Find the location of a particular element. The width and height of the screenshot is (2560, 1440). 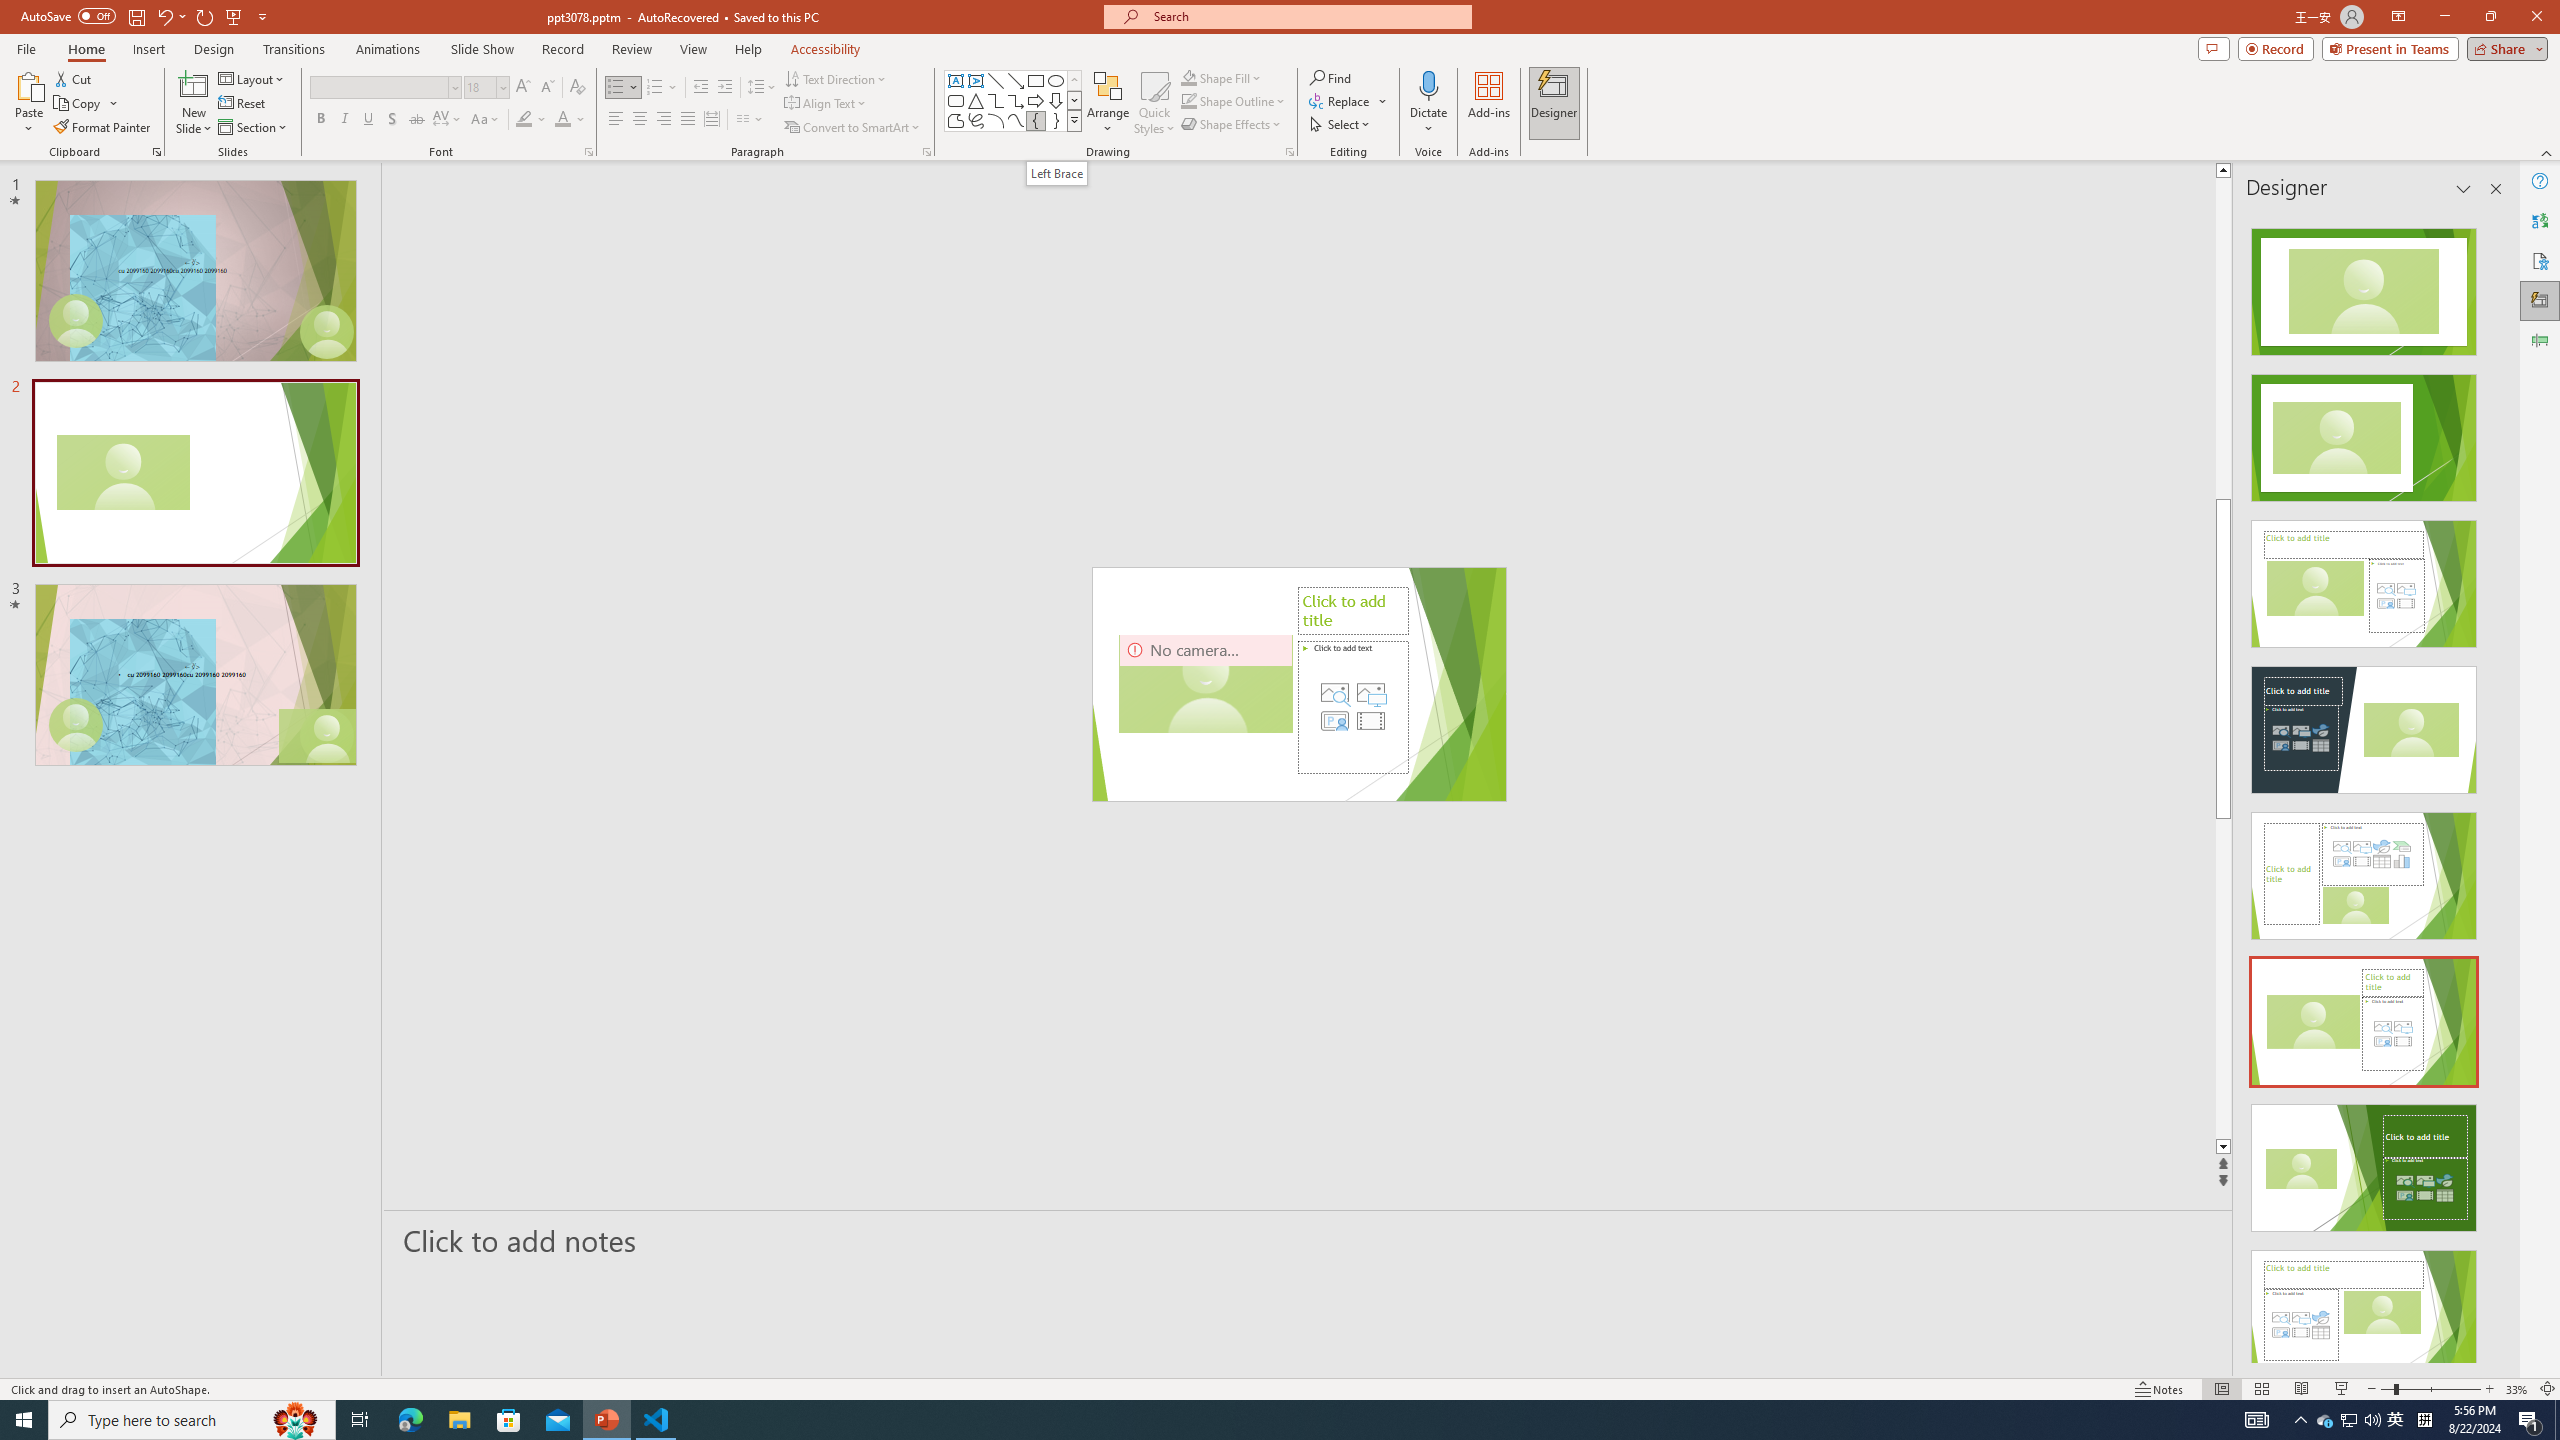

'Text Direction' is located at coordinates (836, 78).